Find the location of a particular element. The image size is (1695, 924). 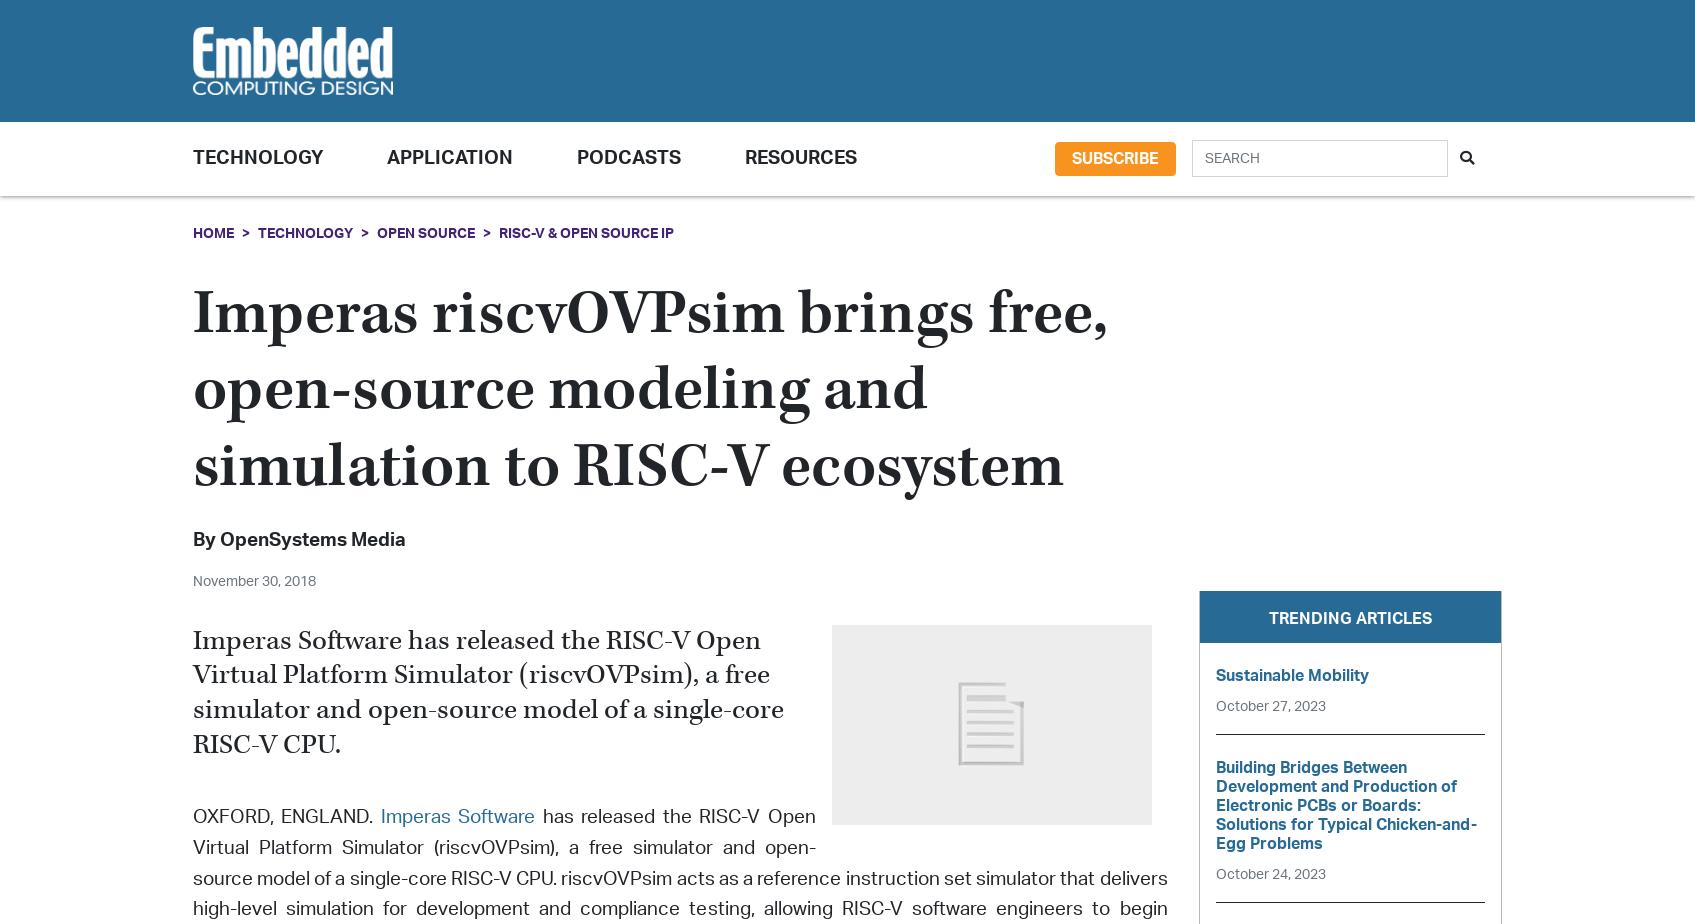

'Imperas riscvOVPsim brings free, open-source modeling and simulation to RISC-V ecosystem' is located at coordinates (648, 390).